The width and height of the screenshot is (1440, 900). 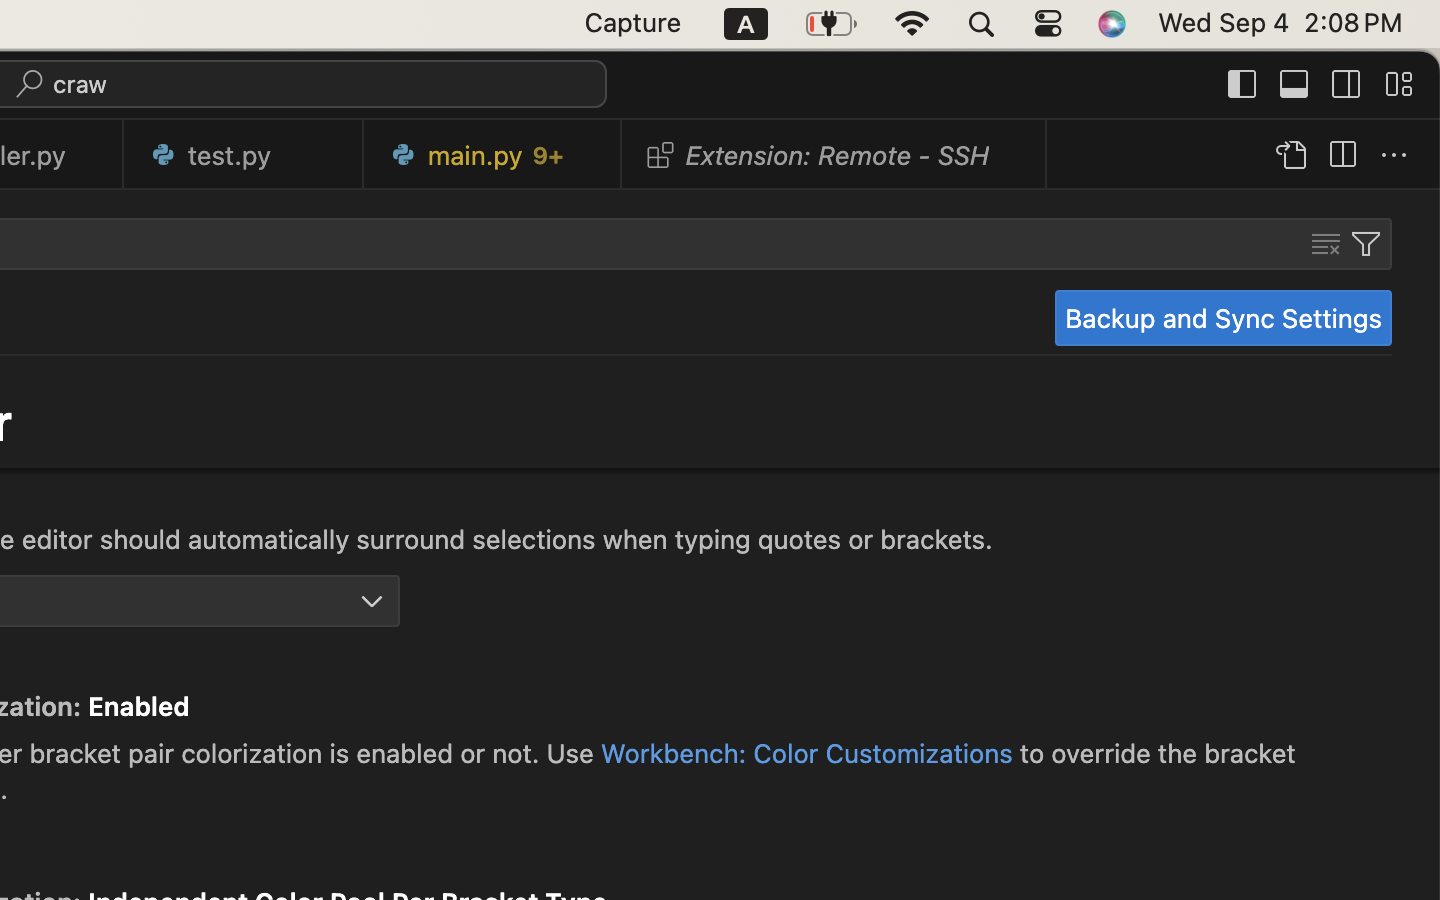 What do you see at coordinates (1340, 155) in the screenshot?
I see `''` at bounding box center [1340, 155].